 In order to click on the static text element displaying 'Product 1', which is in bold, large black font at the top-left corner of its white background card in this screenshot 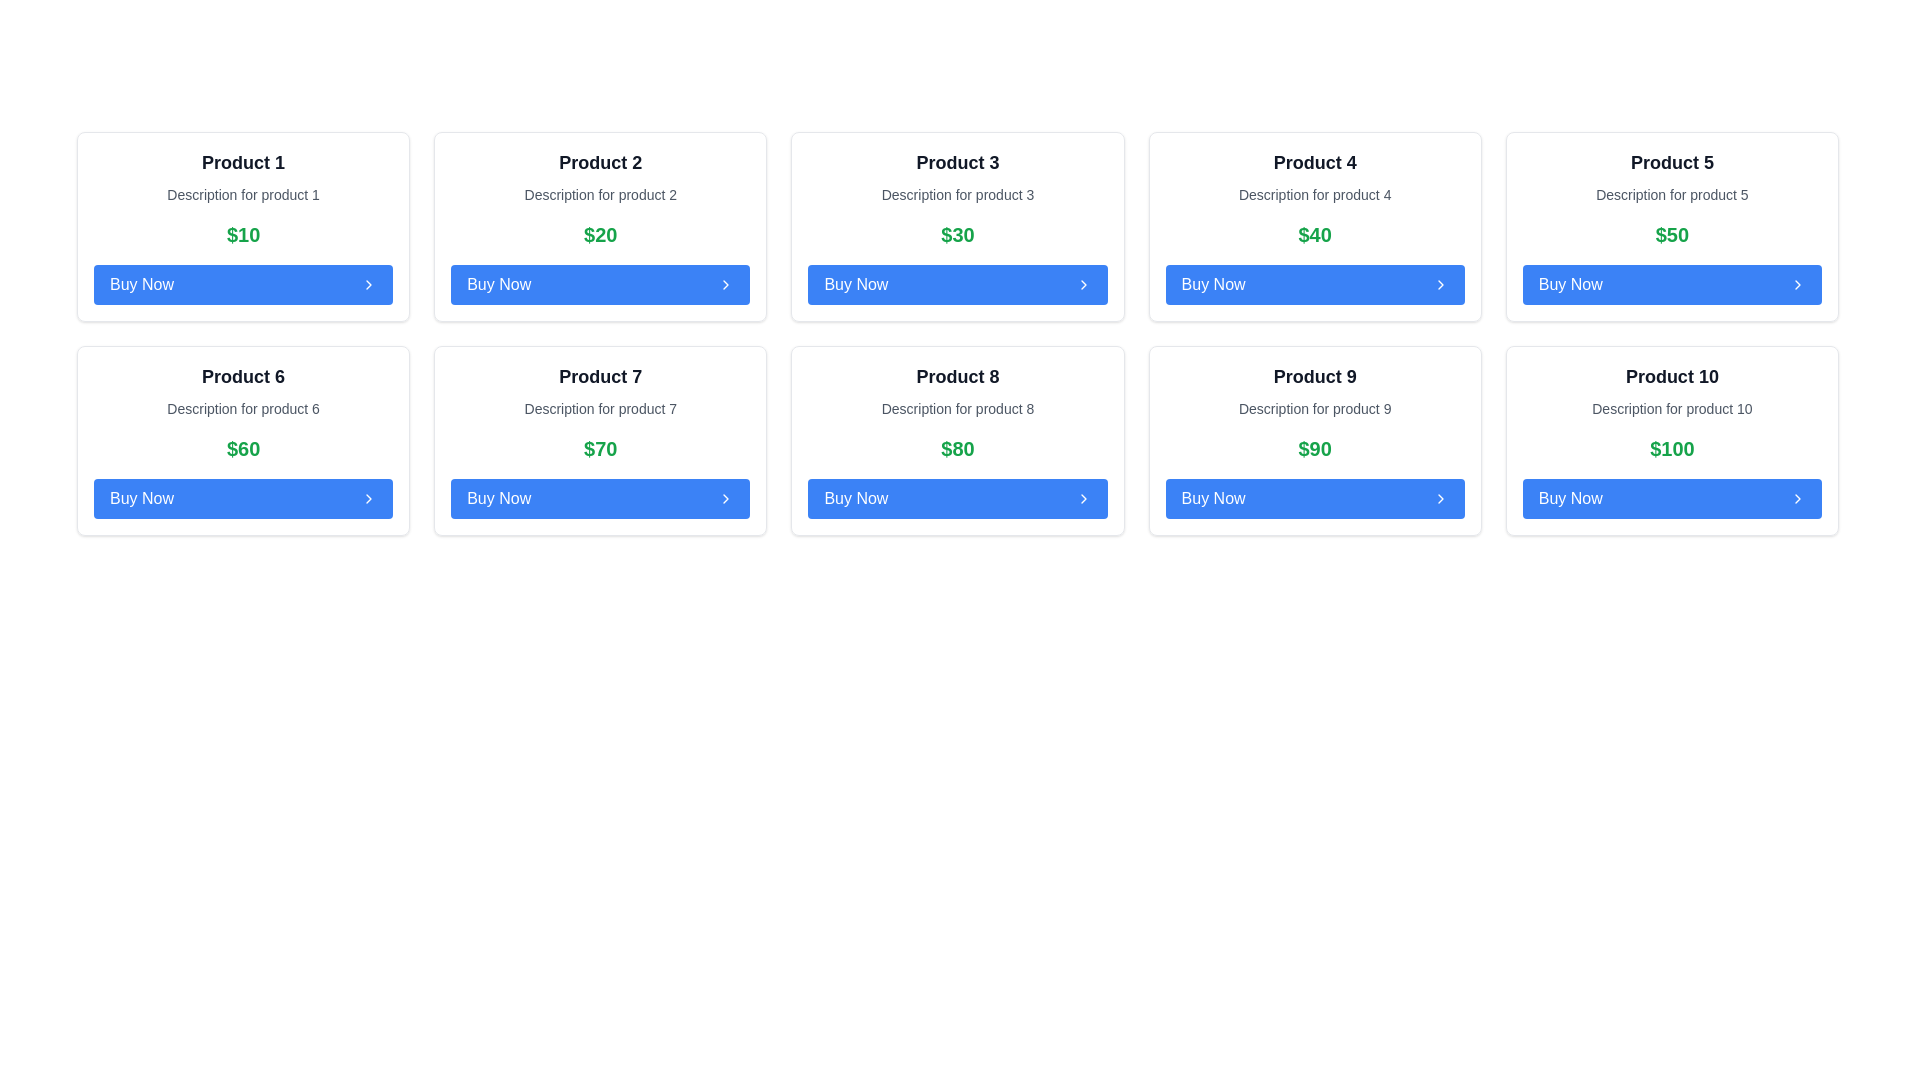, I will do `click(242, 161)`.